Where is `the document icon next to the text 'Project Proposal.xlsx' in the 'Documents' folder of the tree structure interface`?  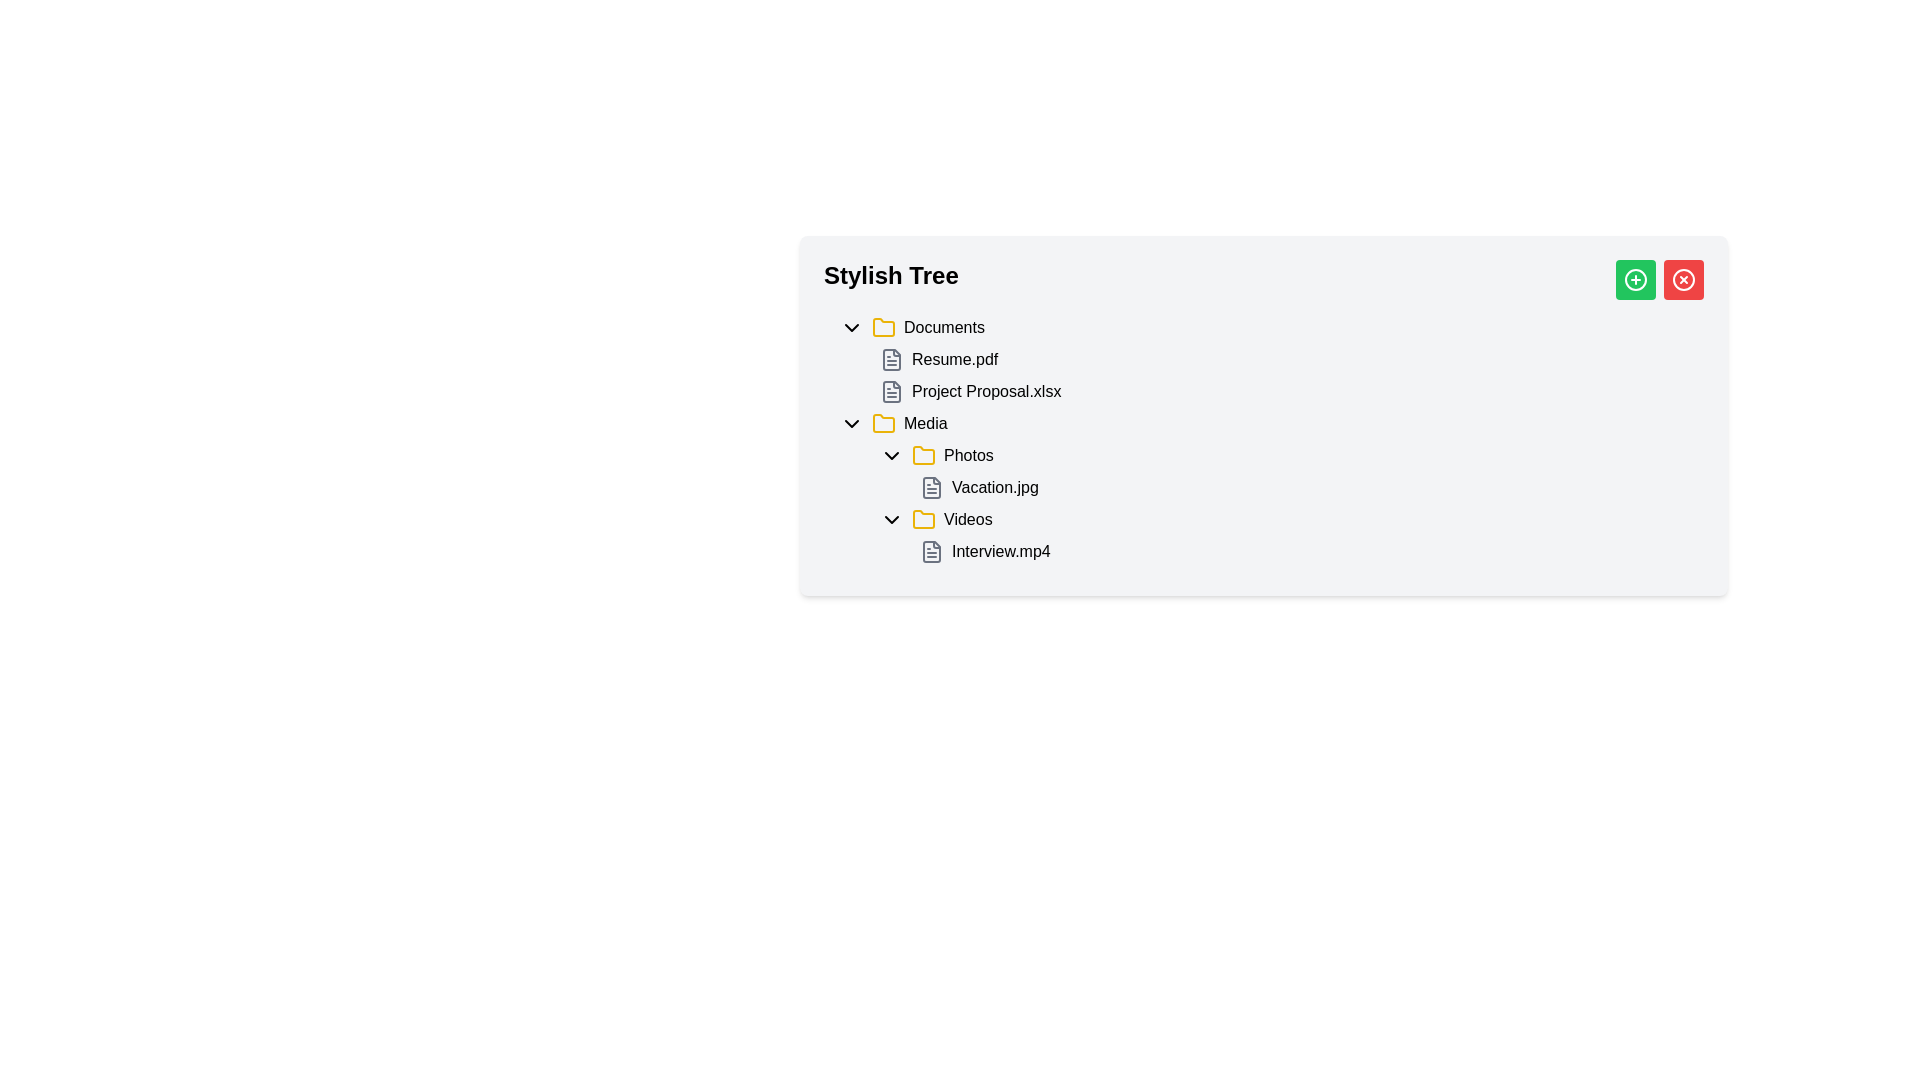
the document icon next to the text 'Project Proposal.xlsx' in the 'Documents' folder of the tree structure interface is located at coordinates (891, 392).